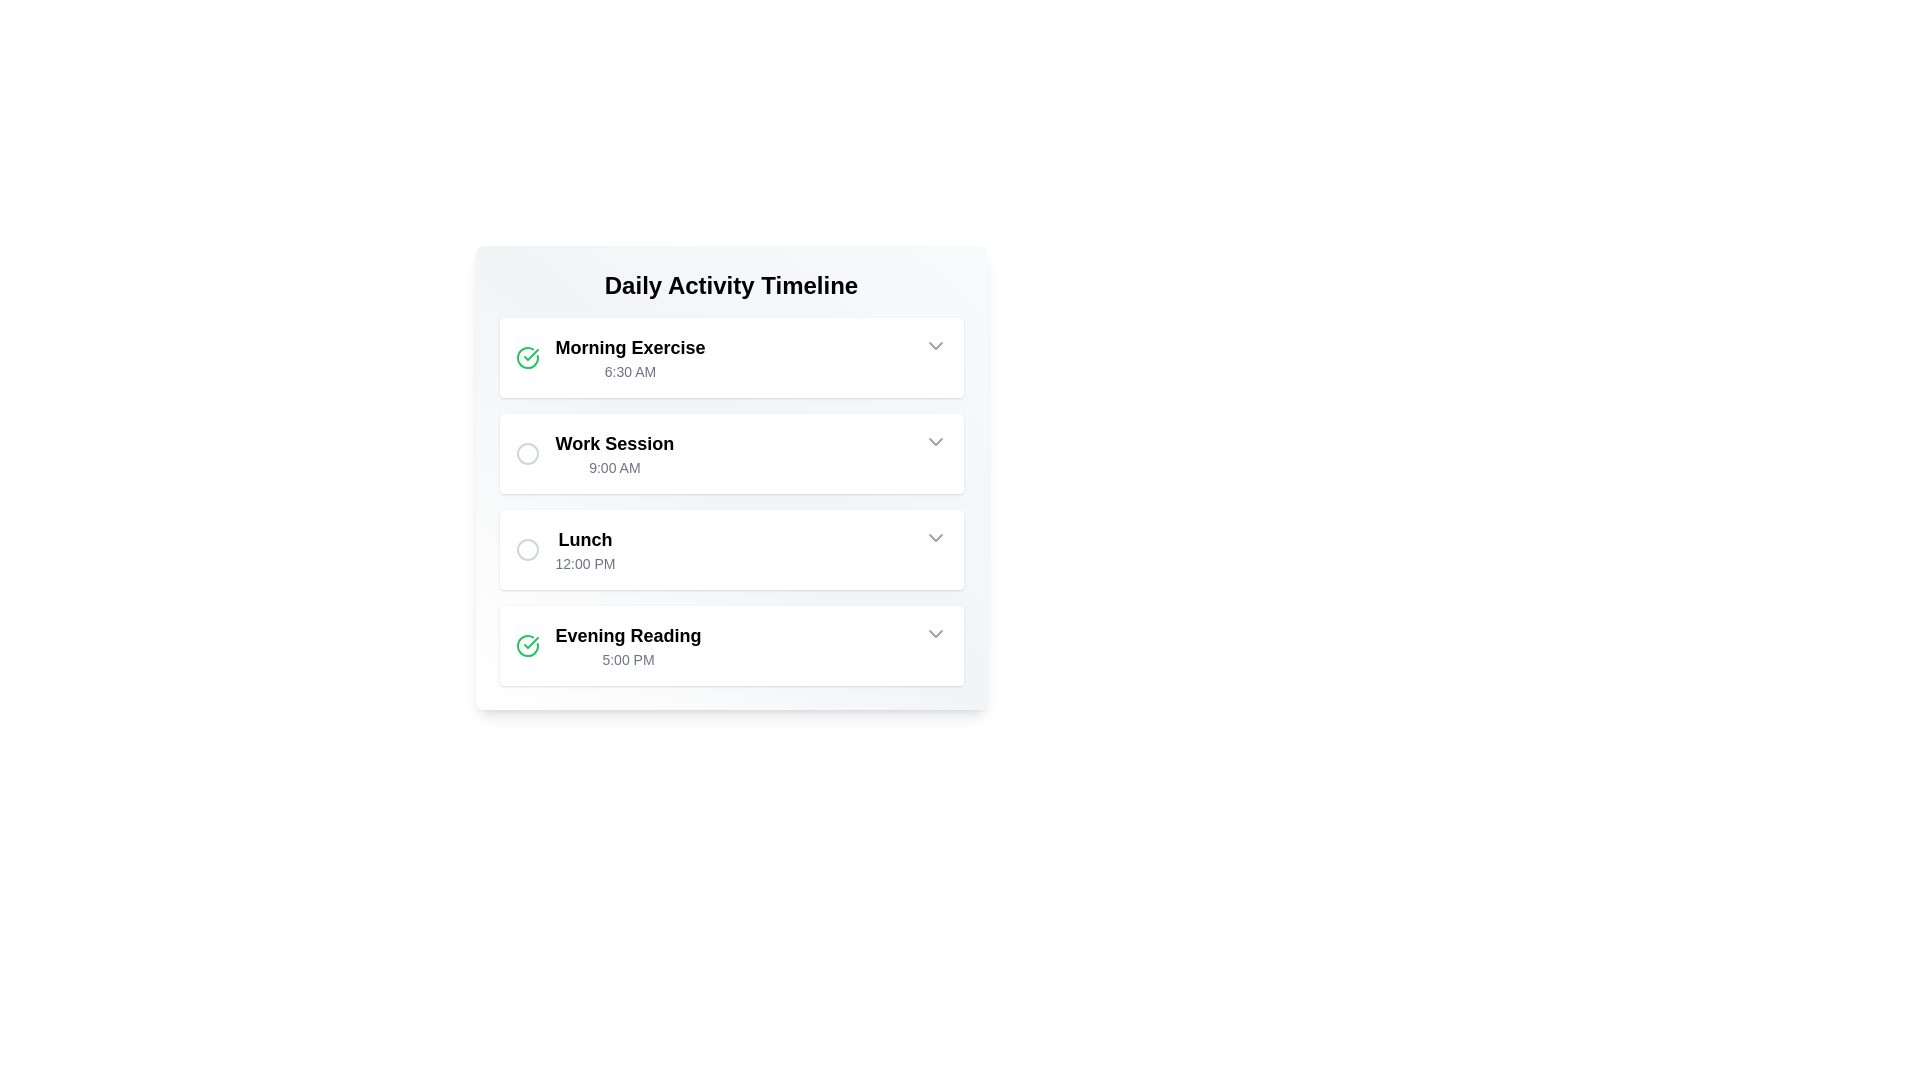 Image resolution: width=1920 pixels, height=1080 pixels. Describe the element at coordinates (627, 659) in the screenshot. I see `gray text label displaying '5:00 PM' located below the bold text 'Evening Reading' within the timeline entry` at that location.